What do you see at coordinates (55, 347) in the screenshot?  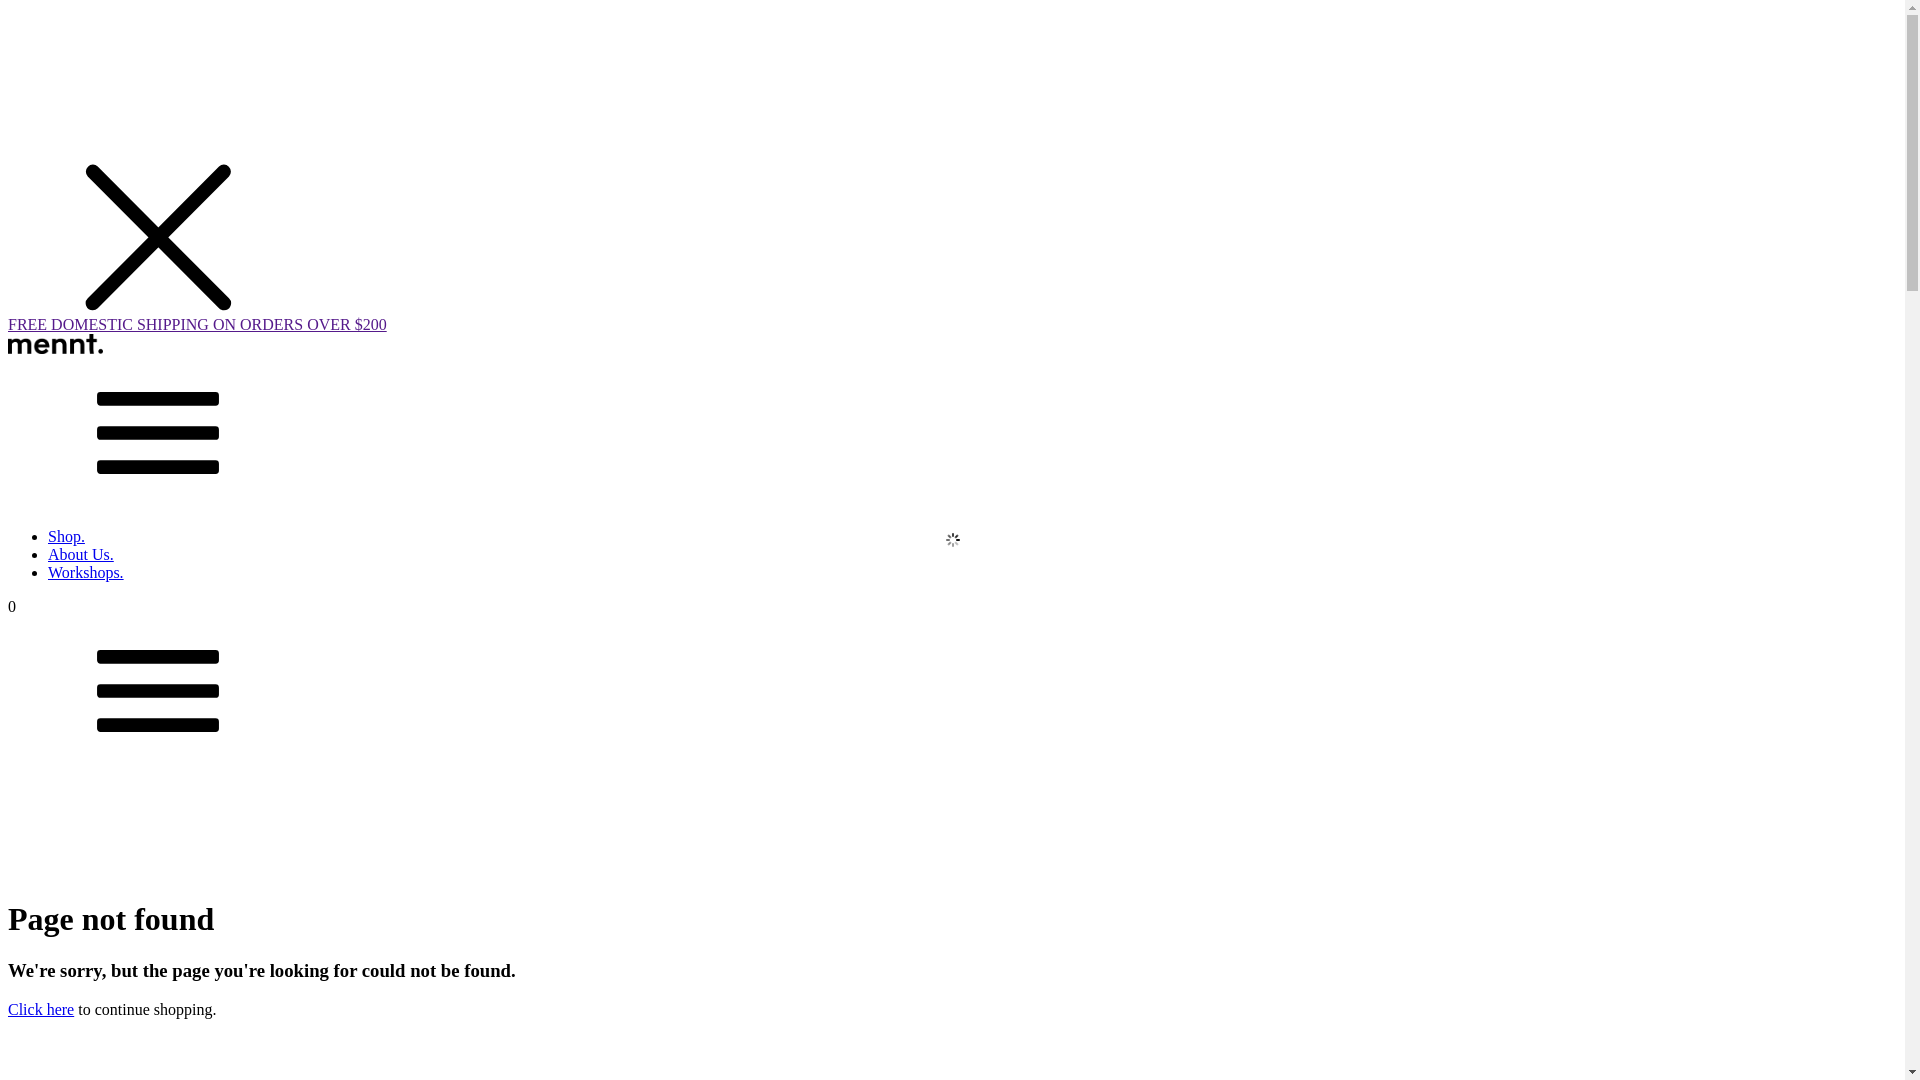 I see `'Mennt'` at bounding box center [55, 347].